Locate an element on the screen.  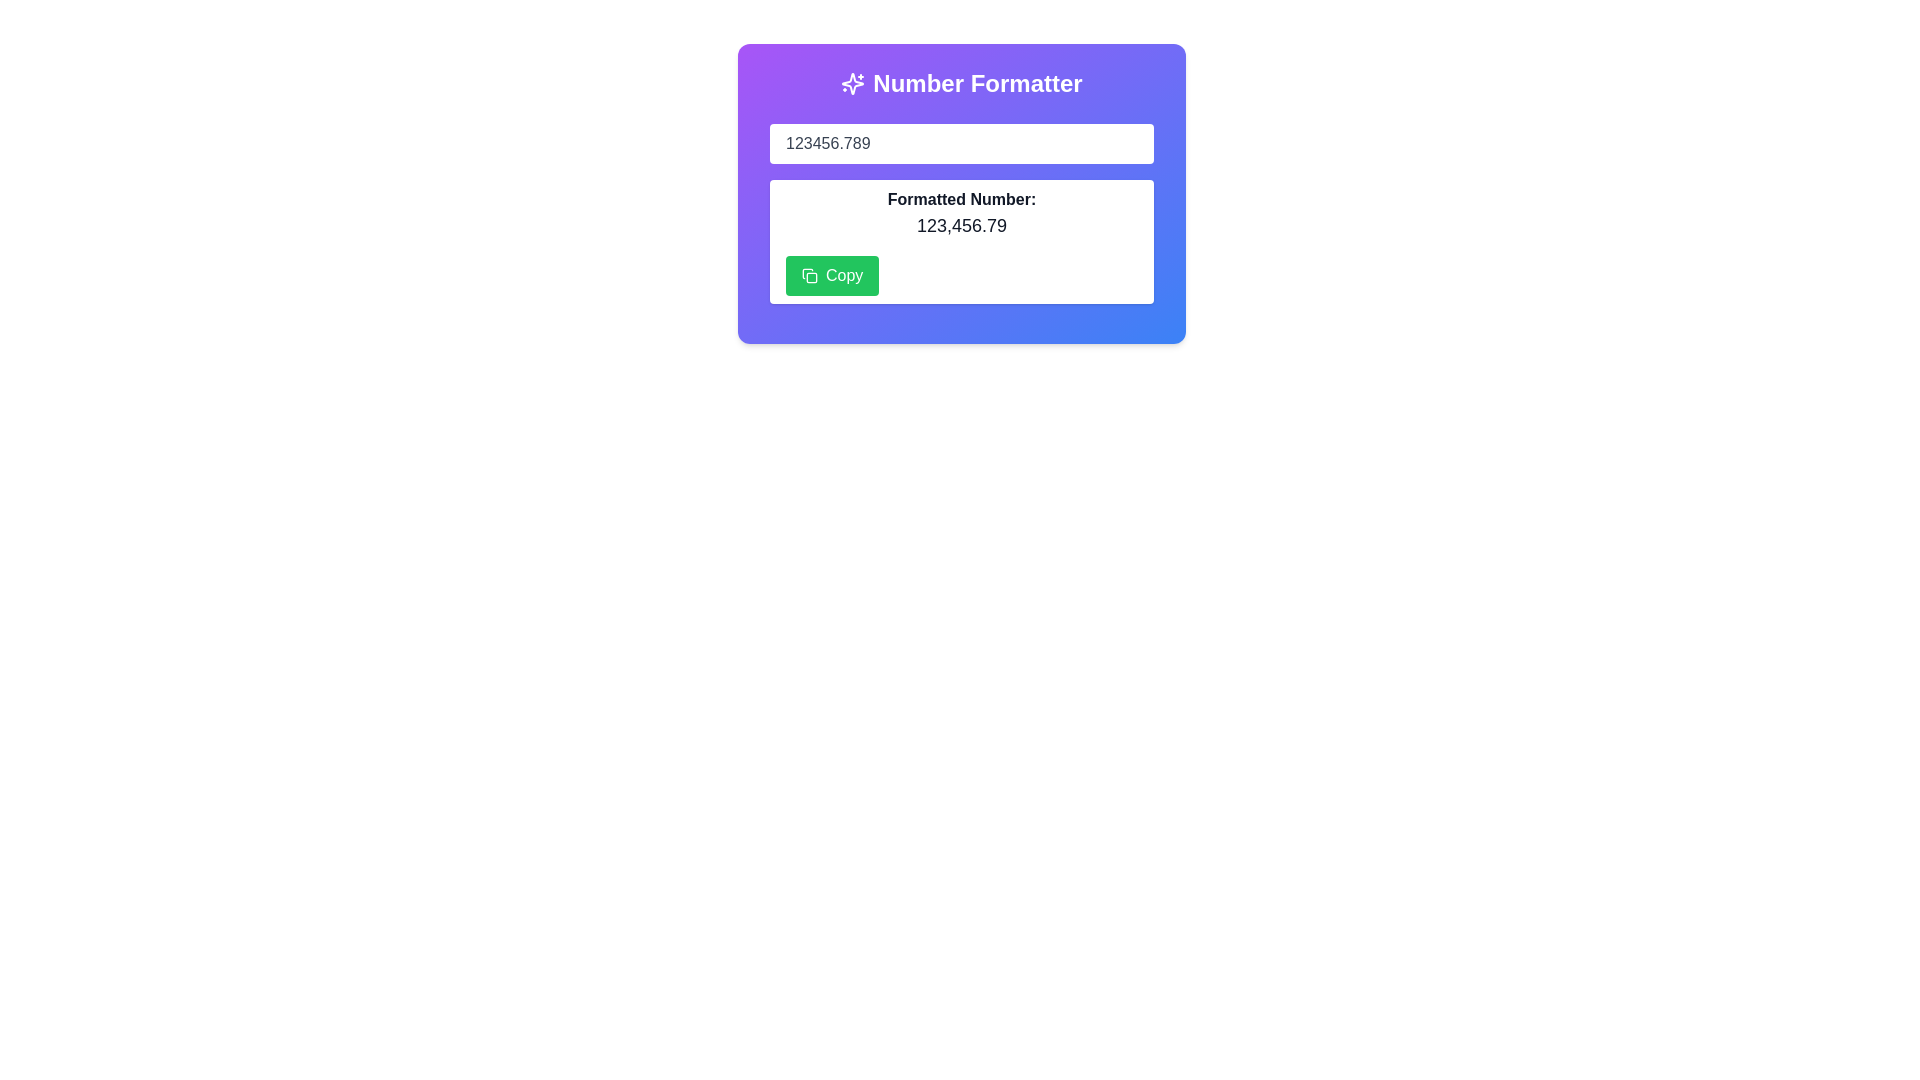
the Text Display element that shows a numerical value formatted with a comma as the thousand separator and two decimal places, emphasizing its significance is located at coordinates (961, 225).